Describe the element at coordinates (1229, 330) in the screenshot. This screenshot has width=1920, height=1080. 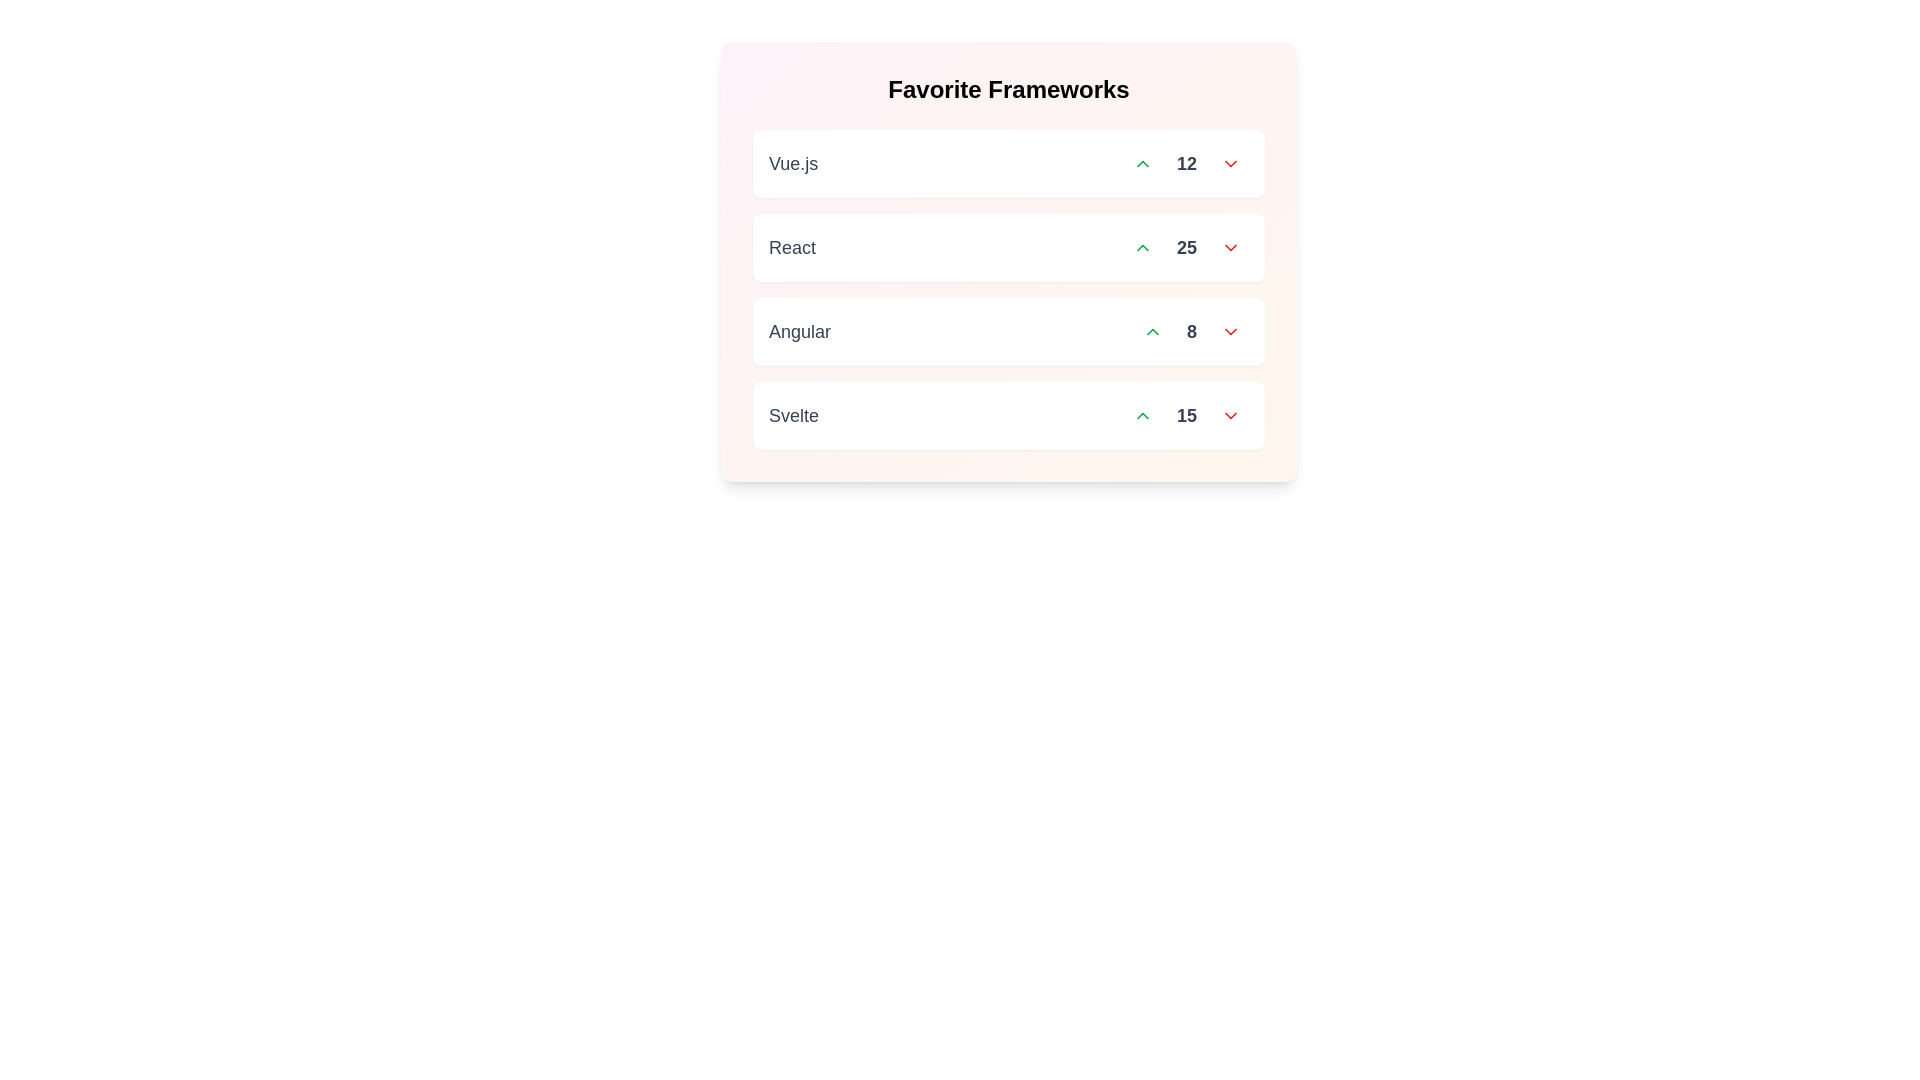
I see `downvote button for the item Angular to decrease its vote count` at that location.